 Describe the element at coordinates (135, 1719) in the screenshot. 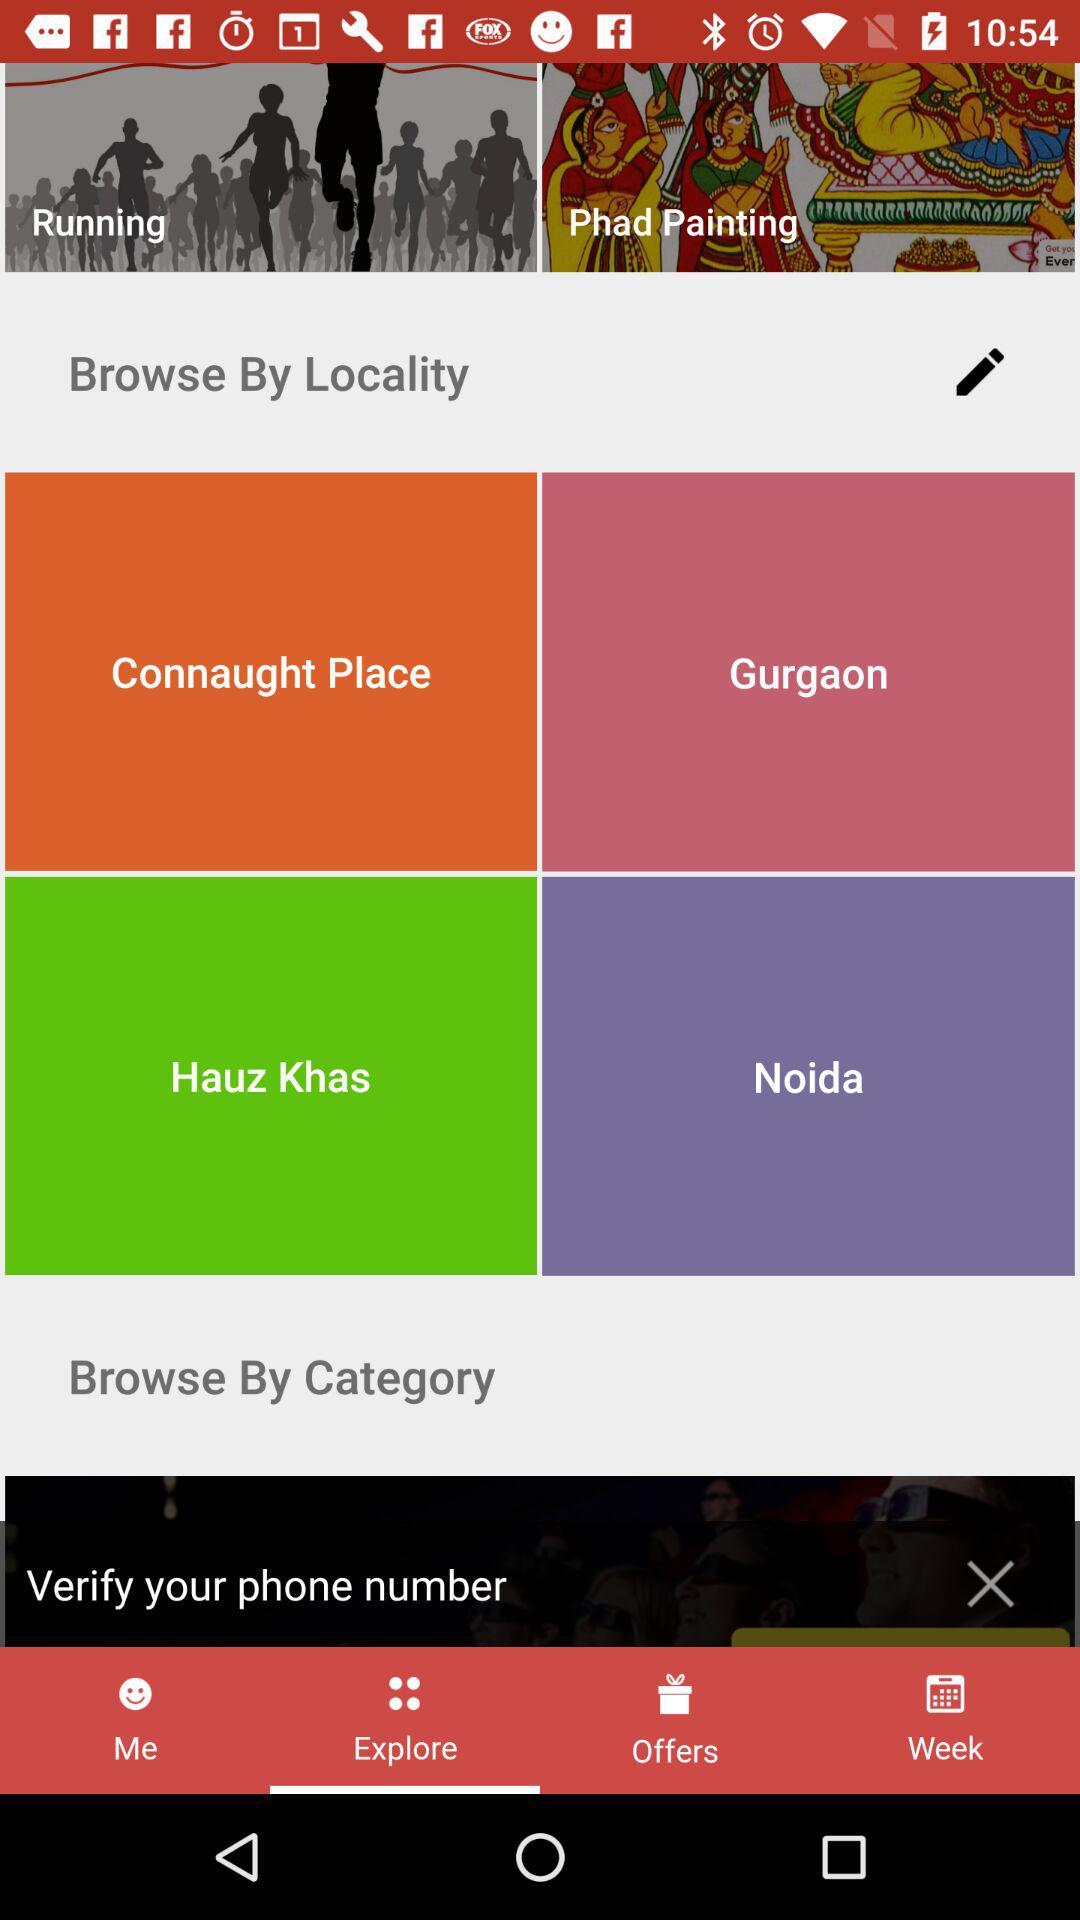

I see `the item at the bottom left corner` at that location.